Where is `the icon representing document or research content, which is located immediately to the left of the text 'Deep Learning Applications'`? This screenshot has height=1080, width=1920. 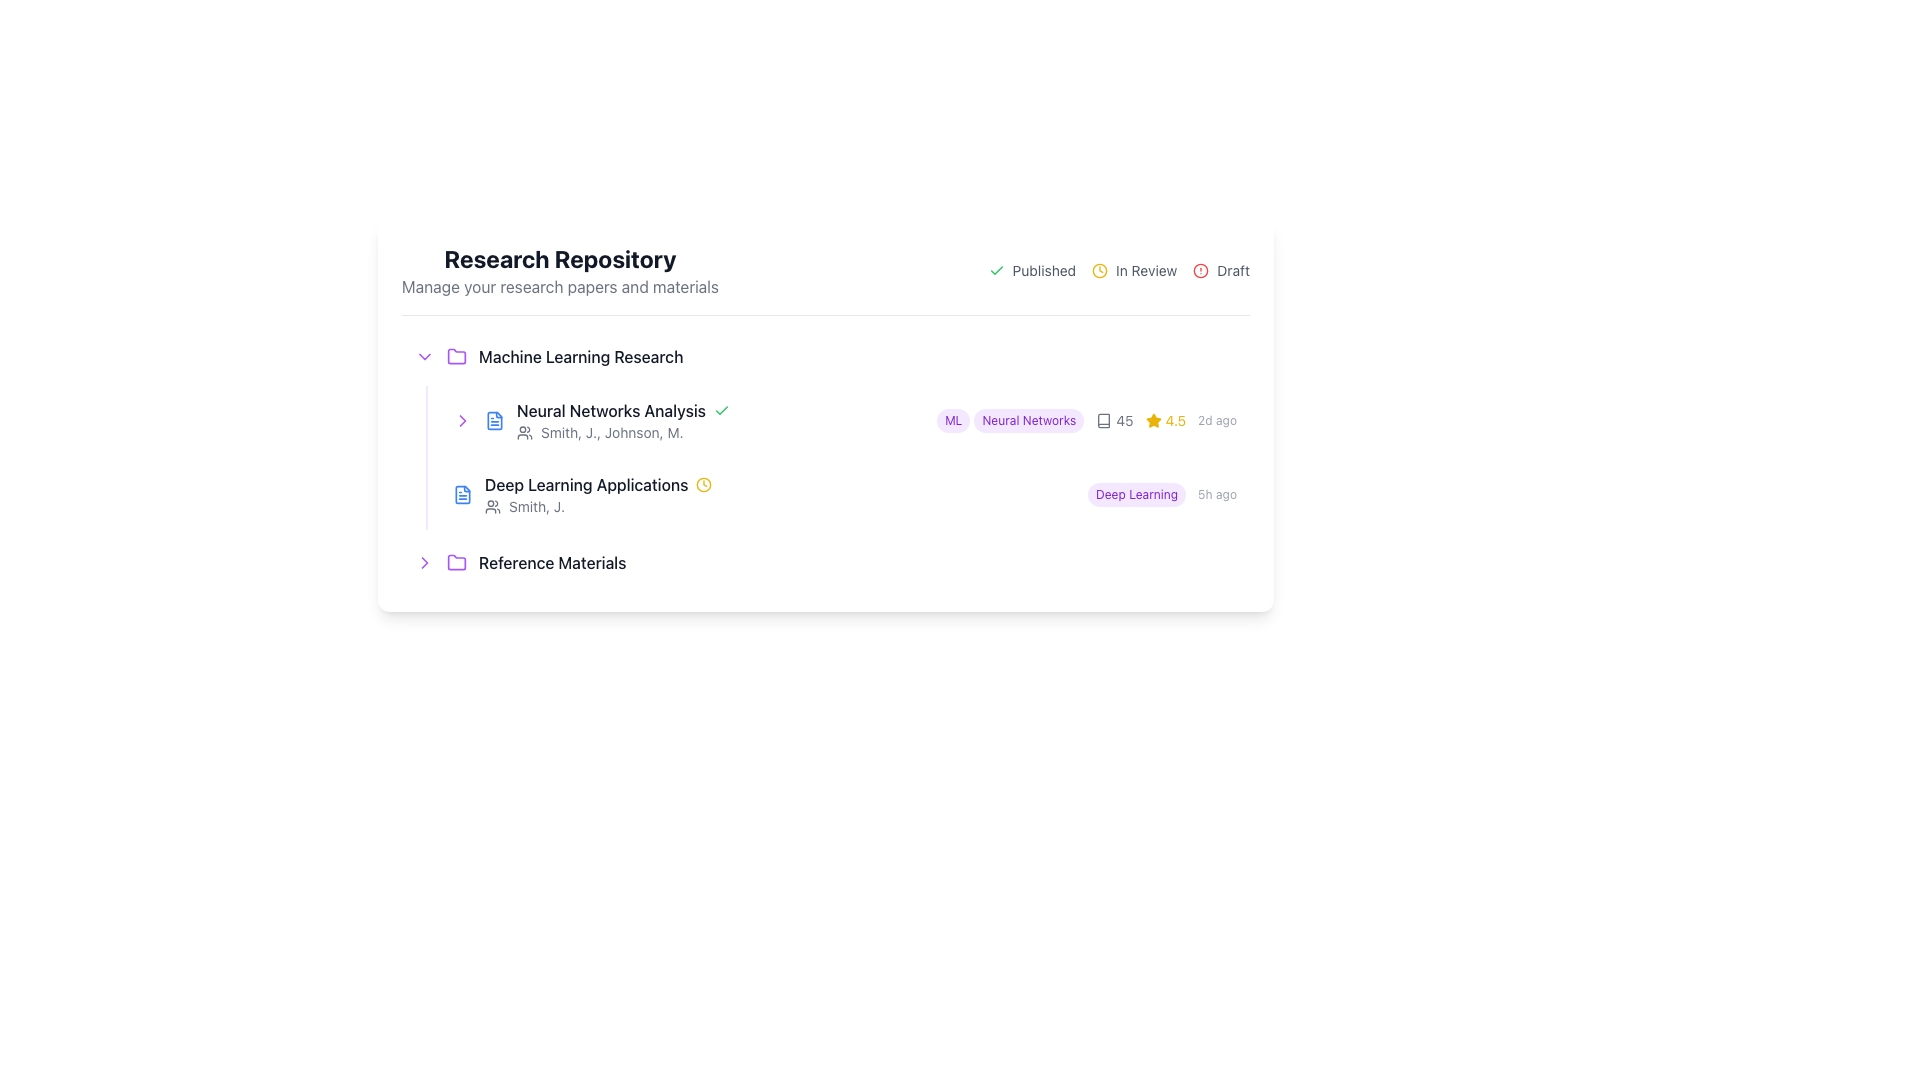
the icon representing document or research content, which is located immediately to the left of the text 'Deep Learning Applications' is located at coordinates (1103, 419).